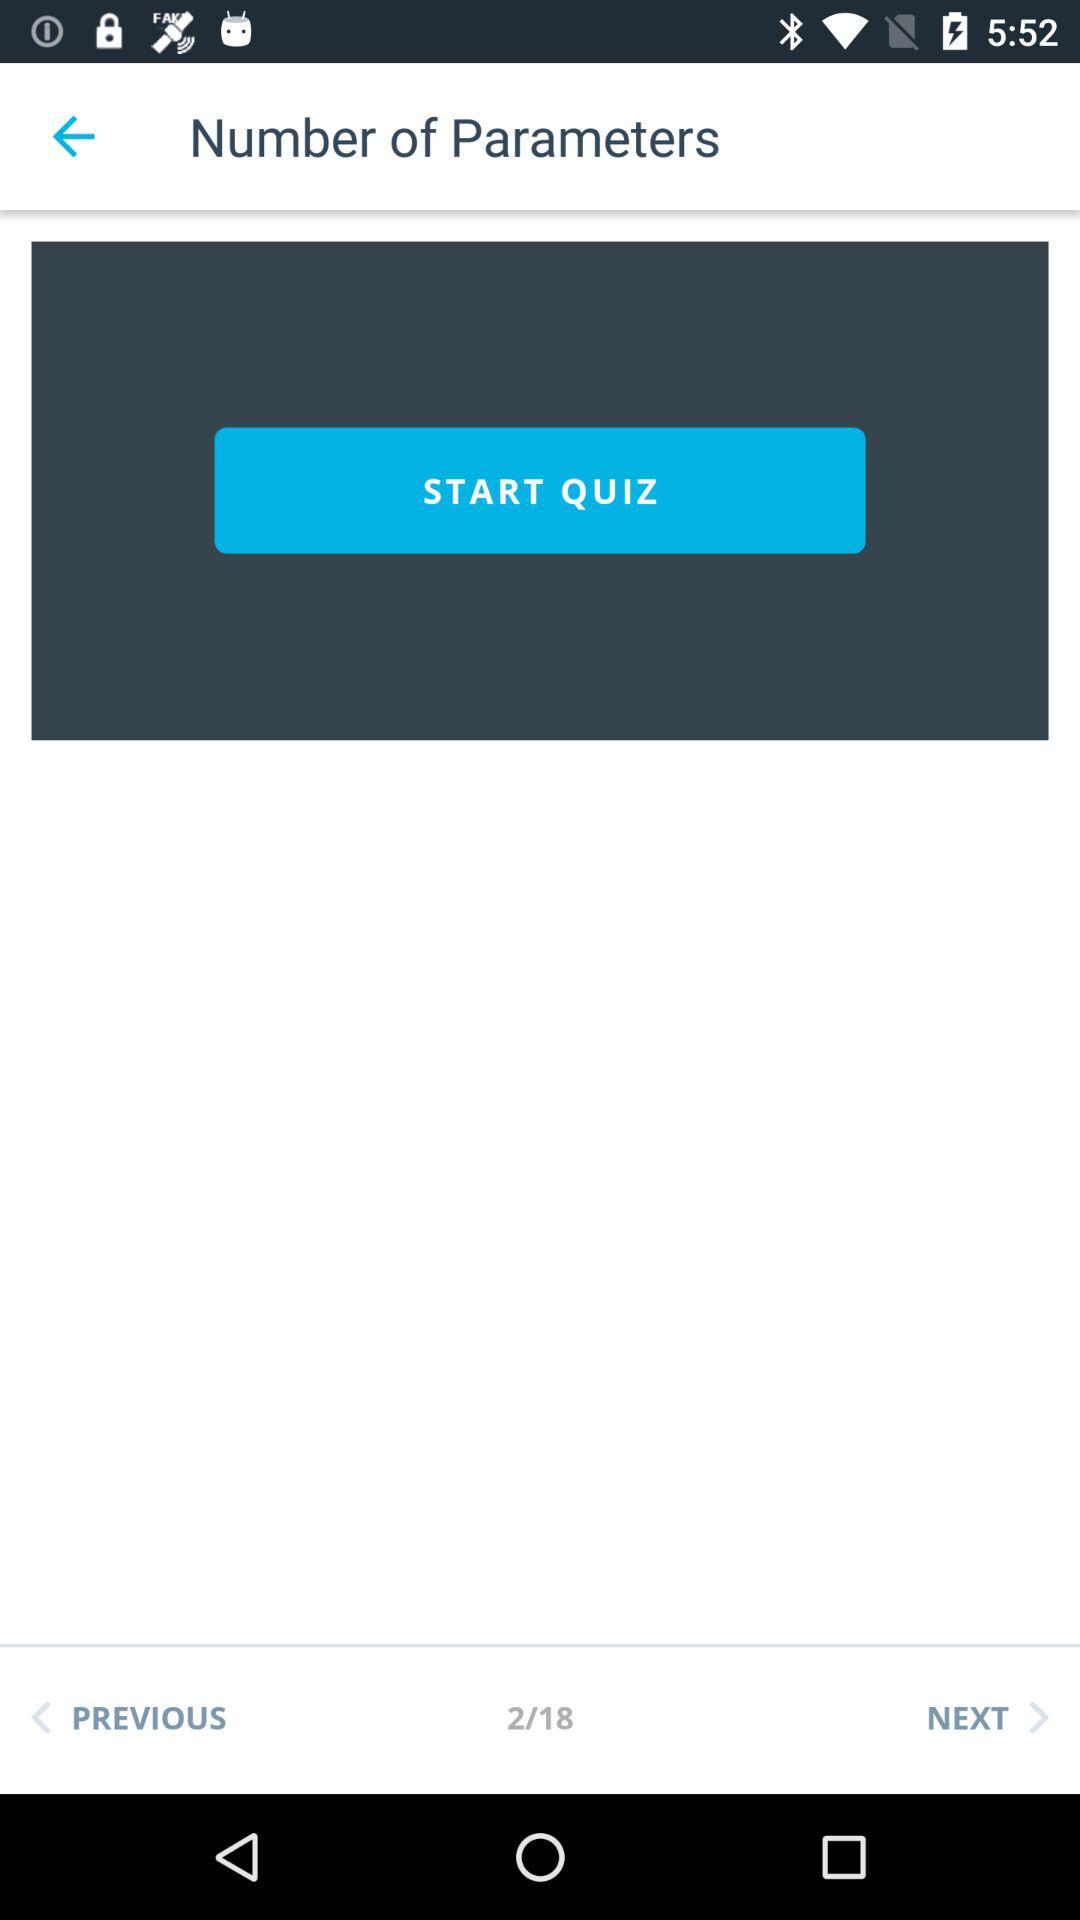 The width and height of the screenshot is (1080, 1920). I want to click on the icon next to number of parameters, so click(72, 135).